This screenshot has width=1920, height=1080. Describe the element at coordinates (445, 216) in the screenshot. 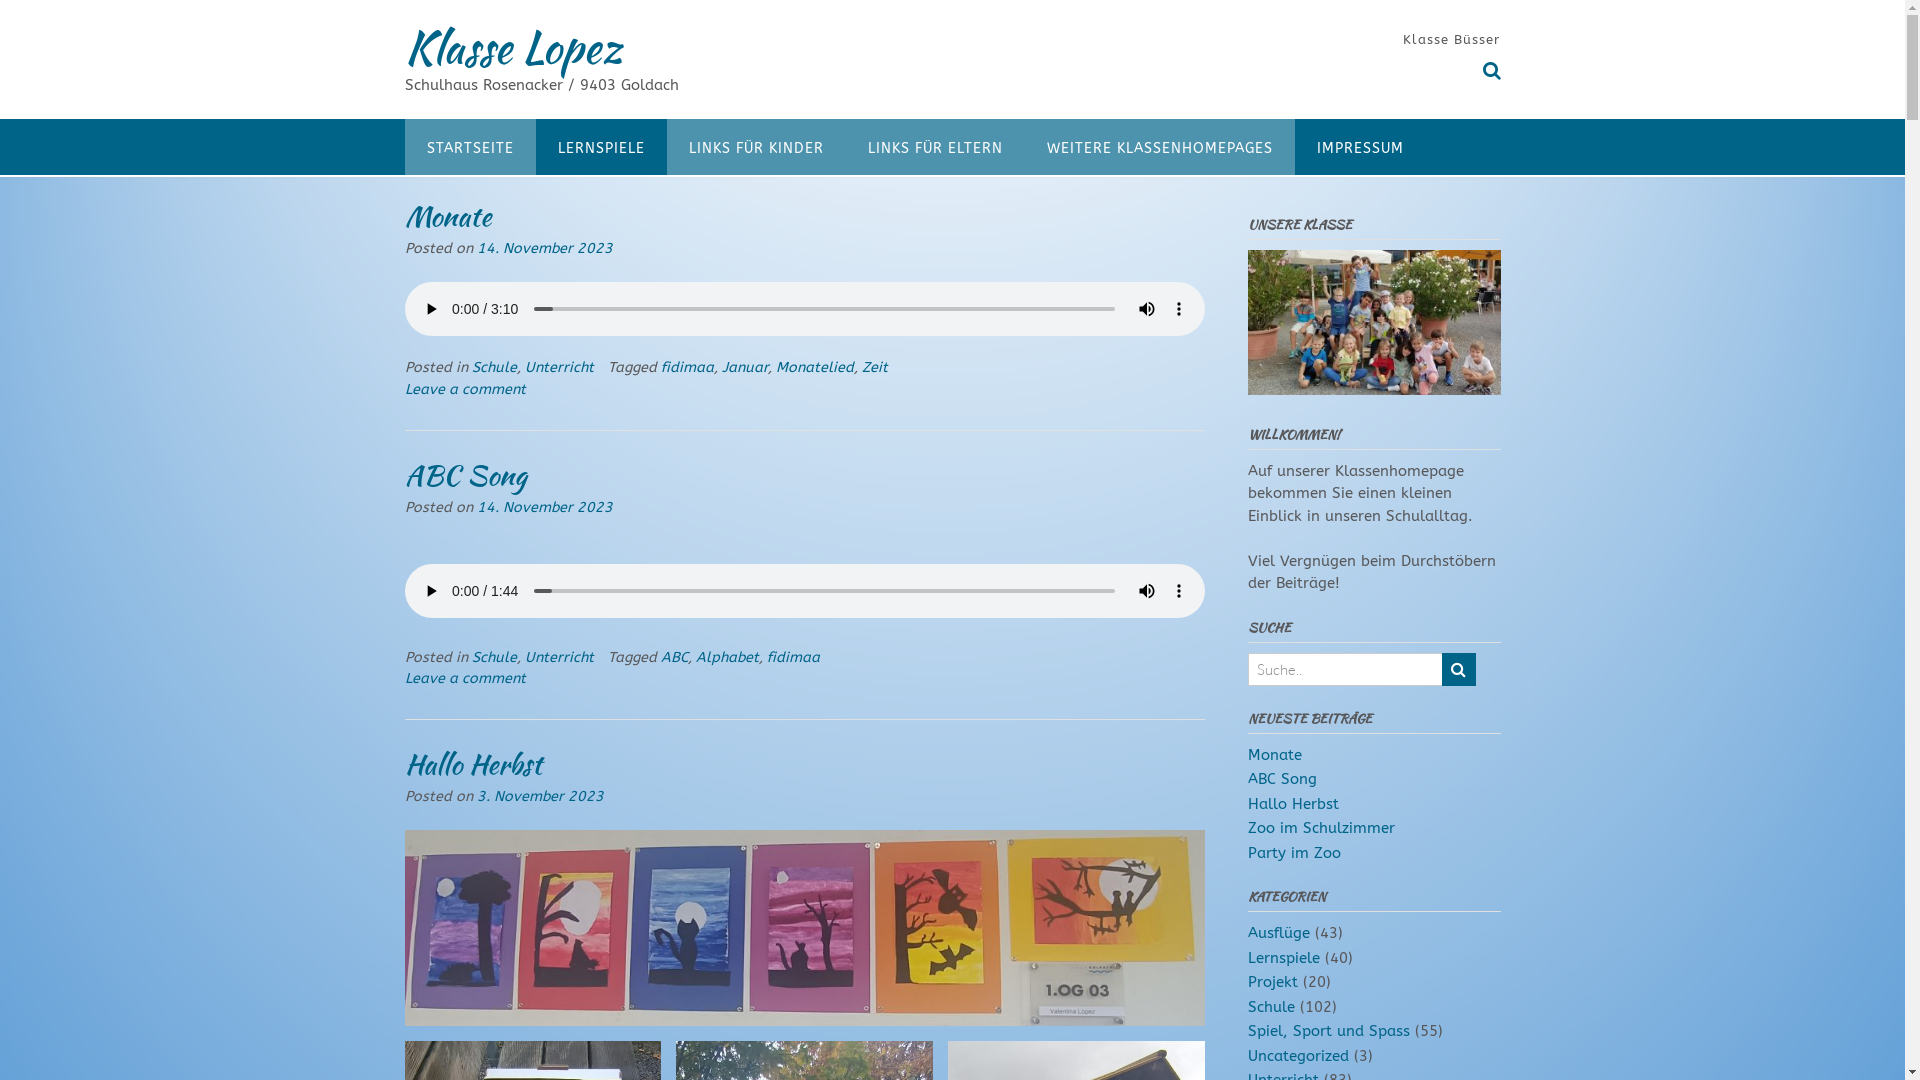

I see `'Monate'` at that location.